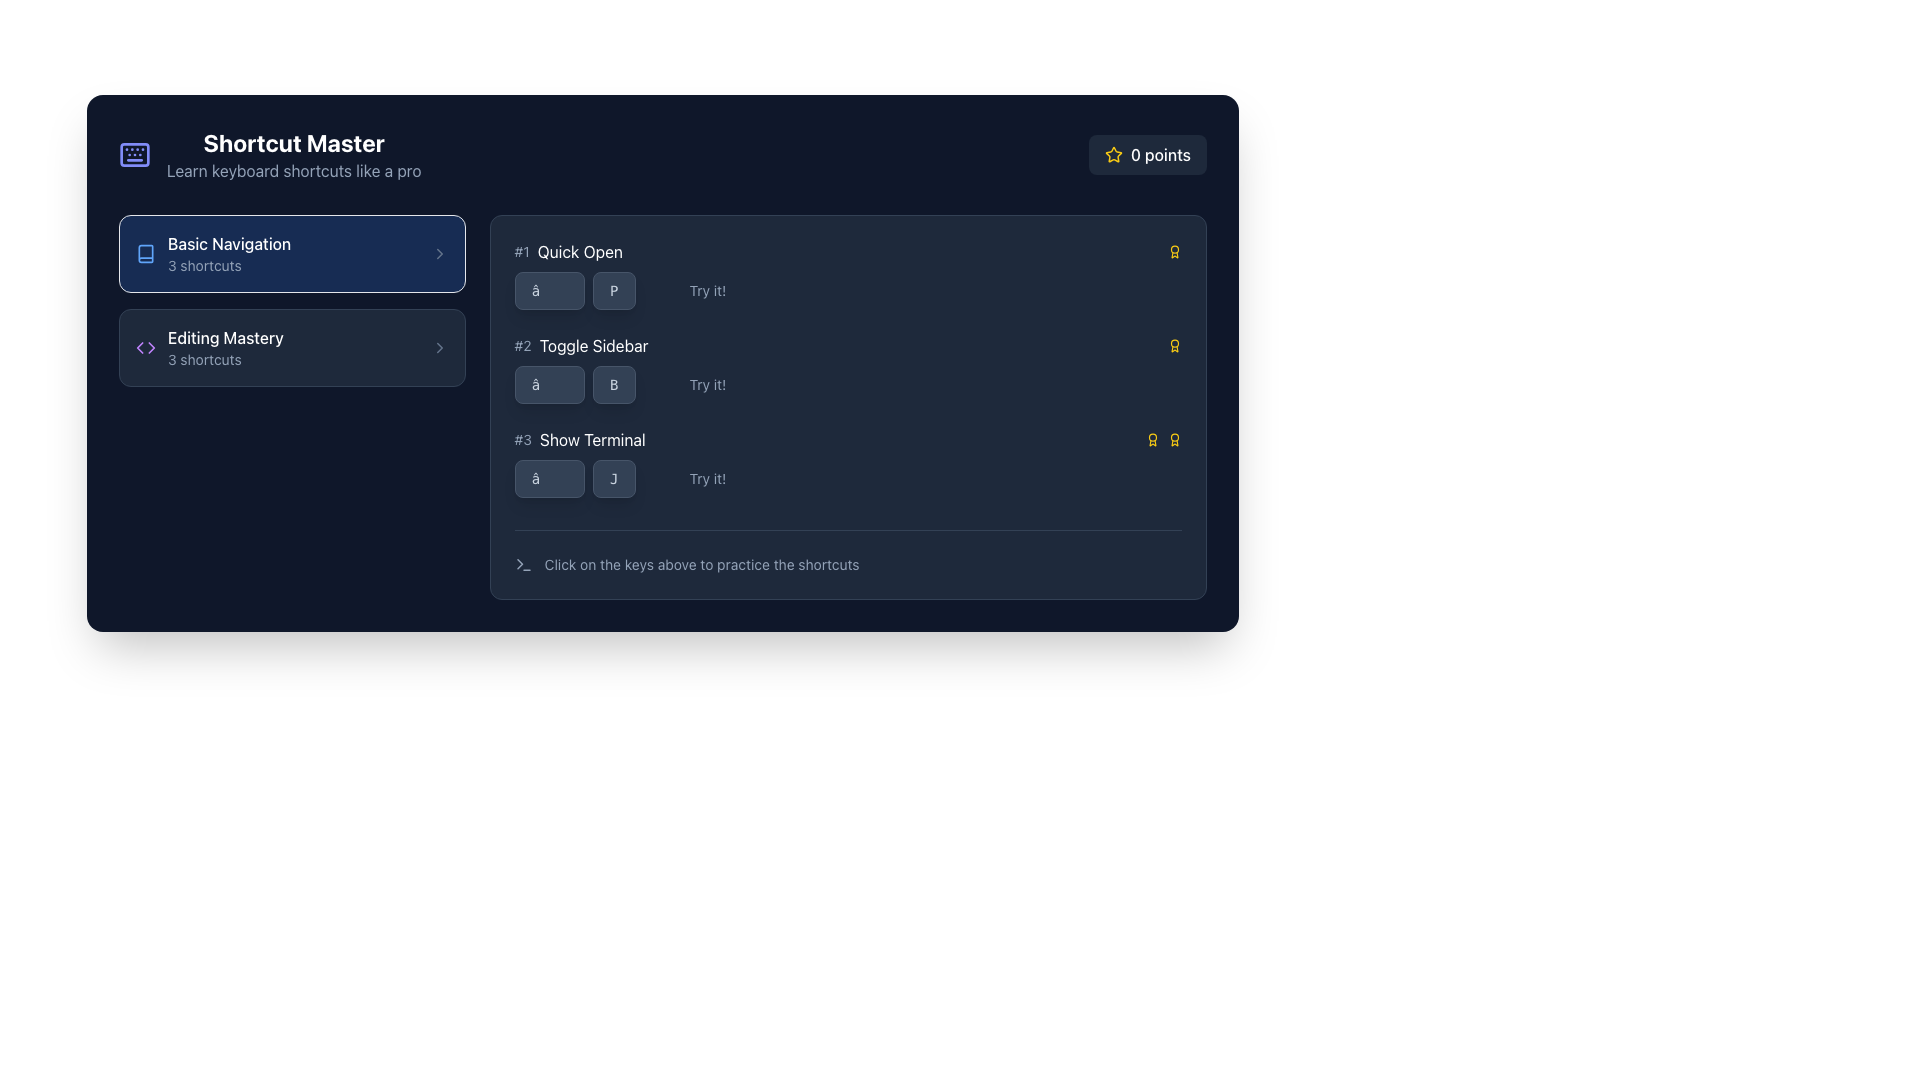  I want to click on the 'Editing Mastery' text label located in the left section of the interface, which is the second item in the list of options, so click(225, 337).